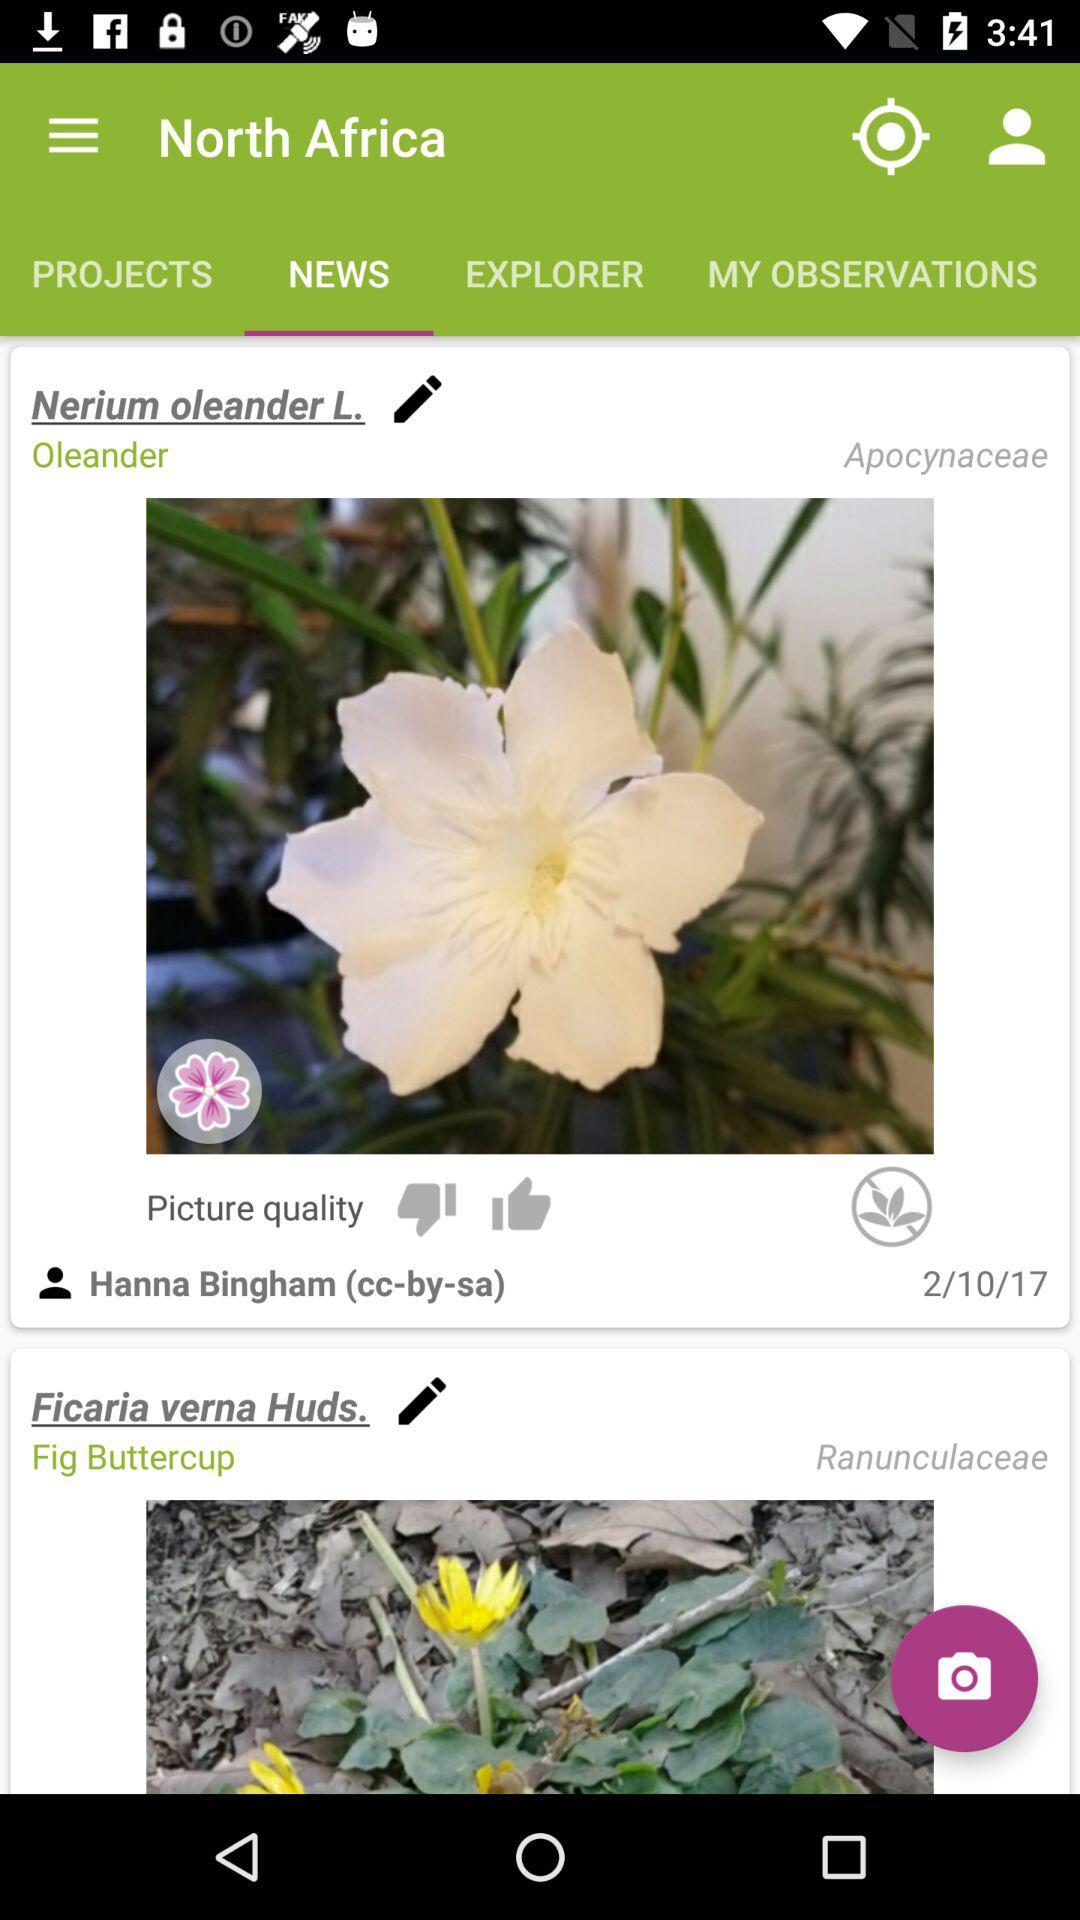 The height and width of the screenshot is (1920, 1080). Describe the element at coordinates (963, 1678) in the screenshot. I see `the photo icon` at that location.